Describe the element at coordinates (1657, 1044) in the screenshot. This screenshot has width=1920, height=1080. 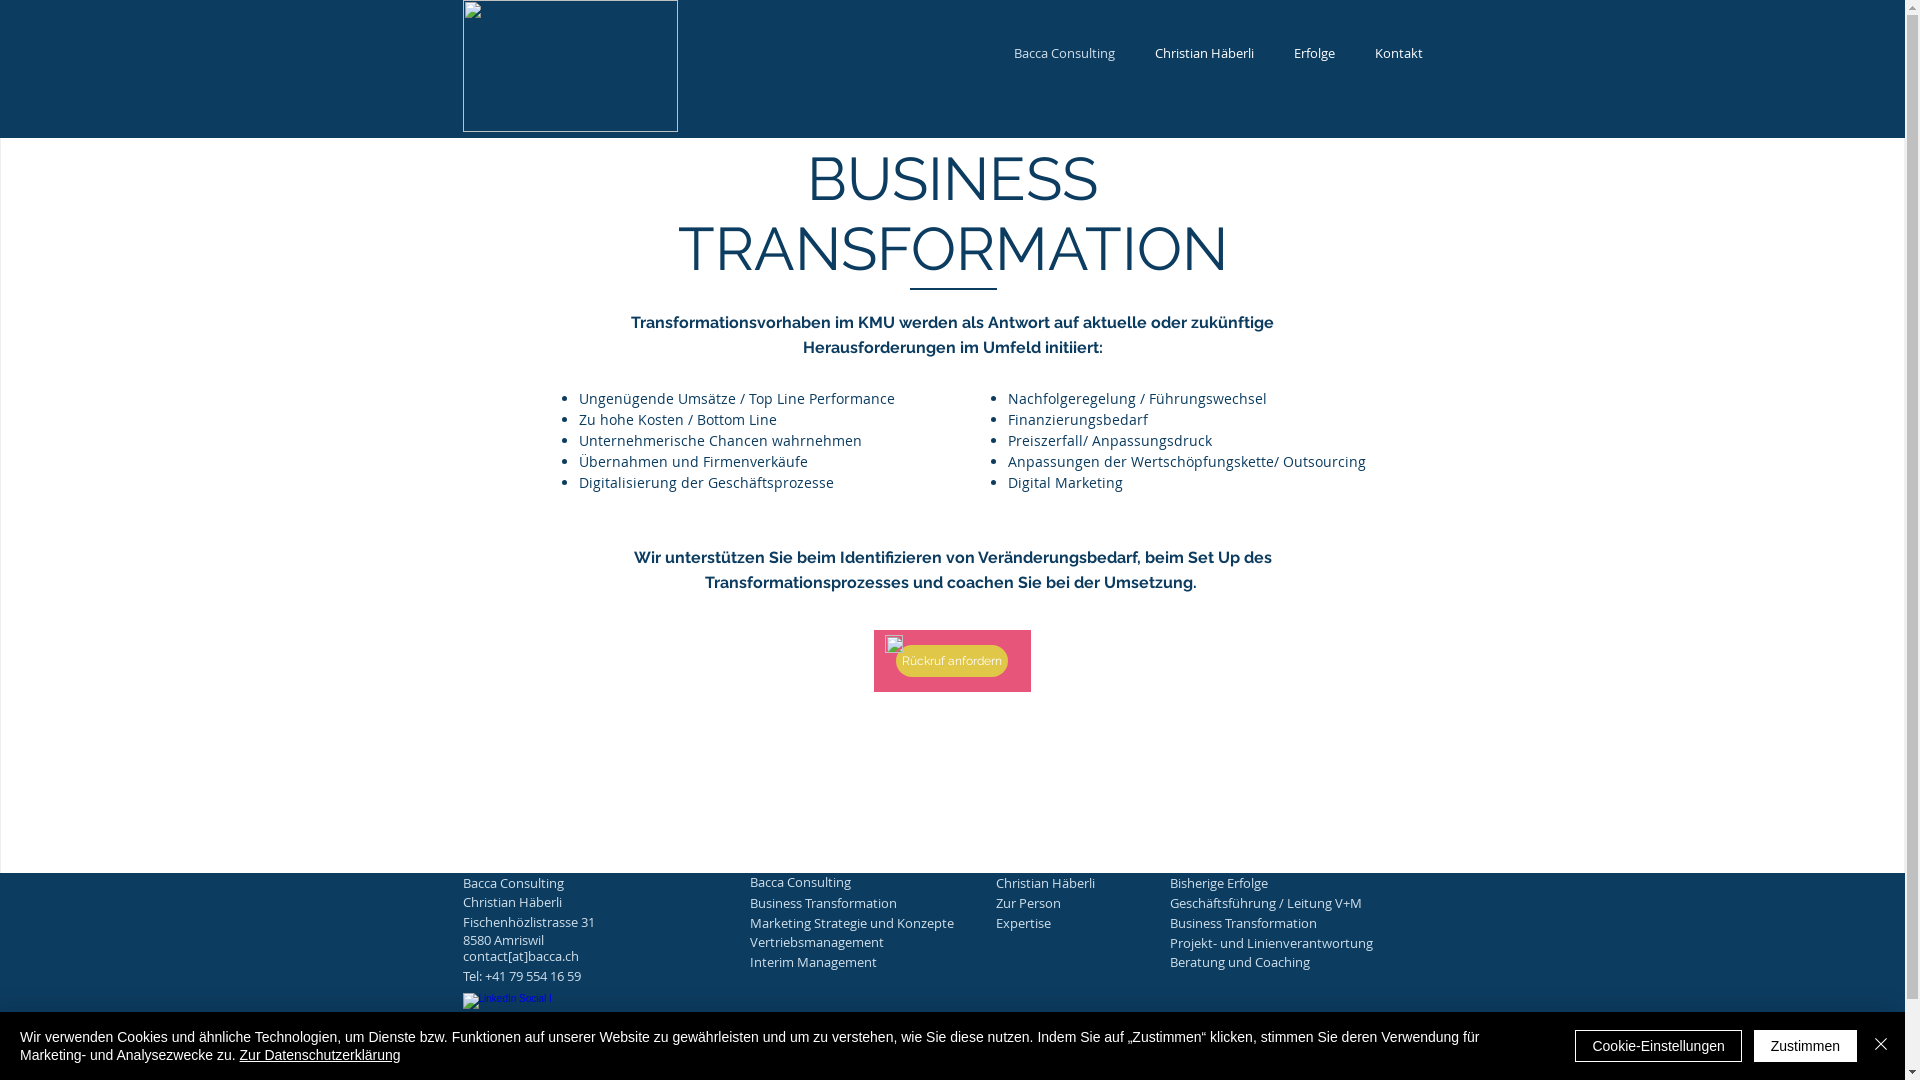
I see `'Cookie-Einstellungen'` at that location.